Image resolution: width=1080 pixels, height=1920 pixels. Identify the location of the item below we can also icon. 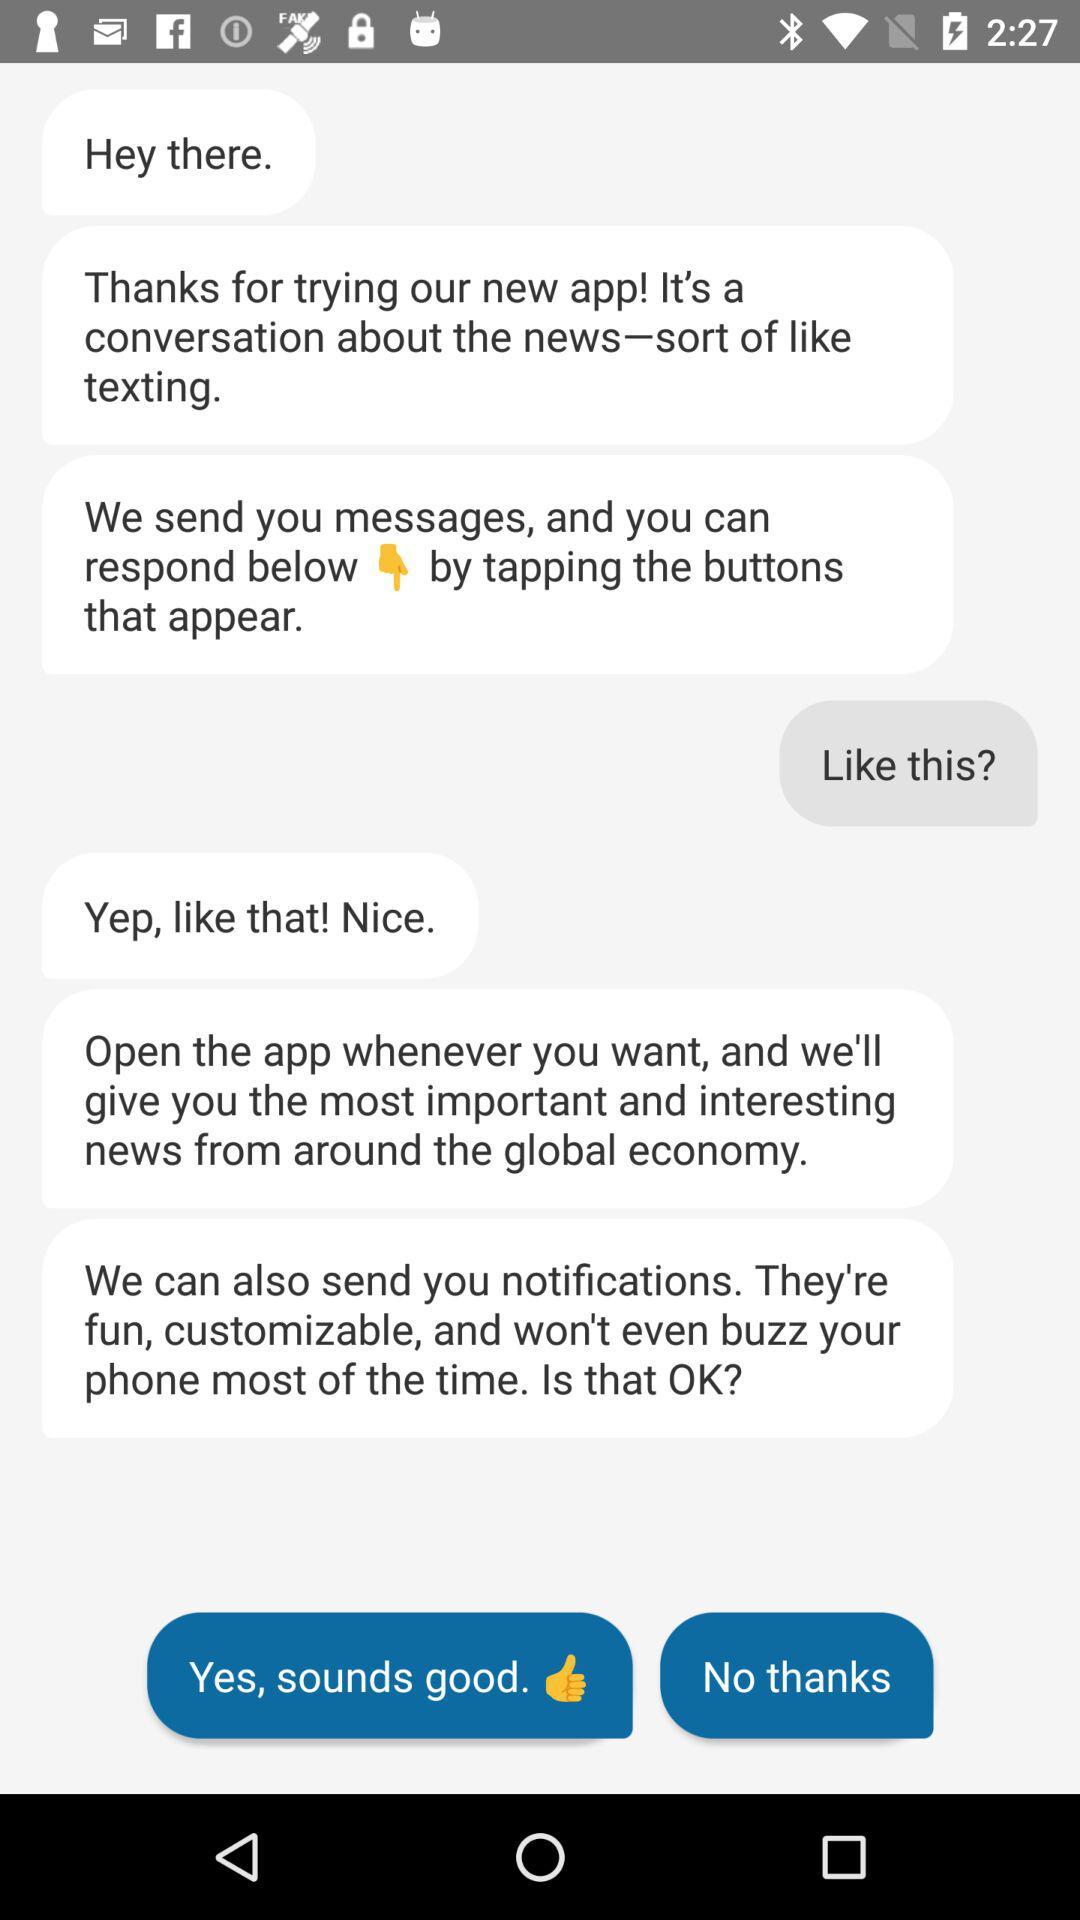
(795, 1675).